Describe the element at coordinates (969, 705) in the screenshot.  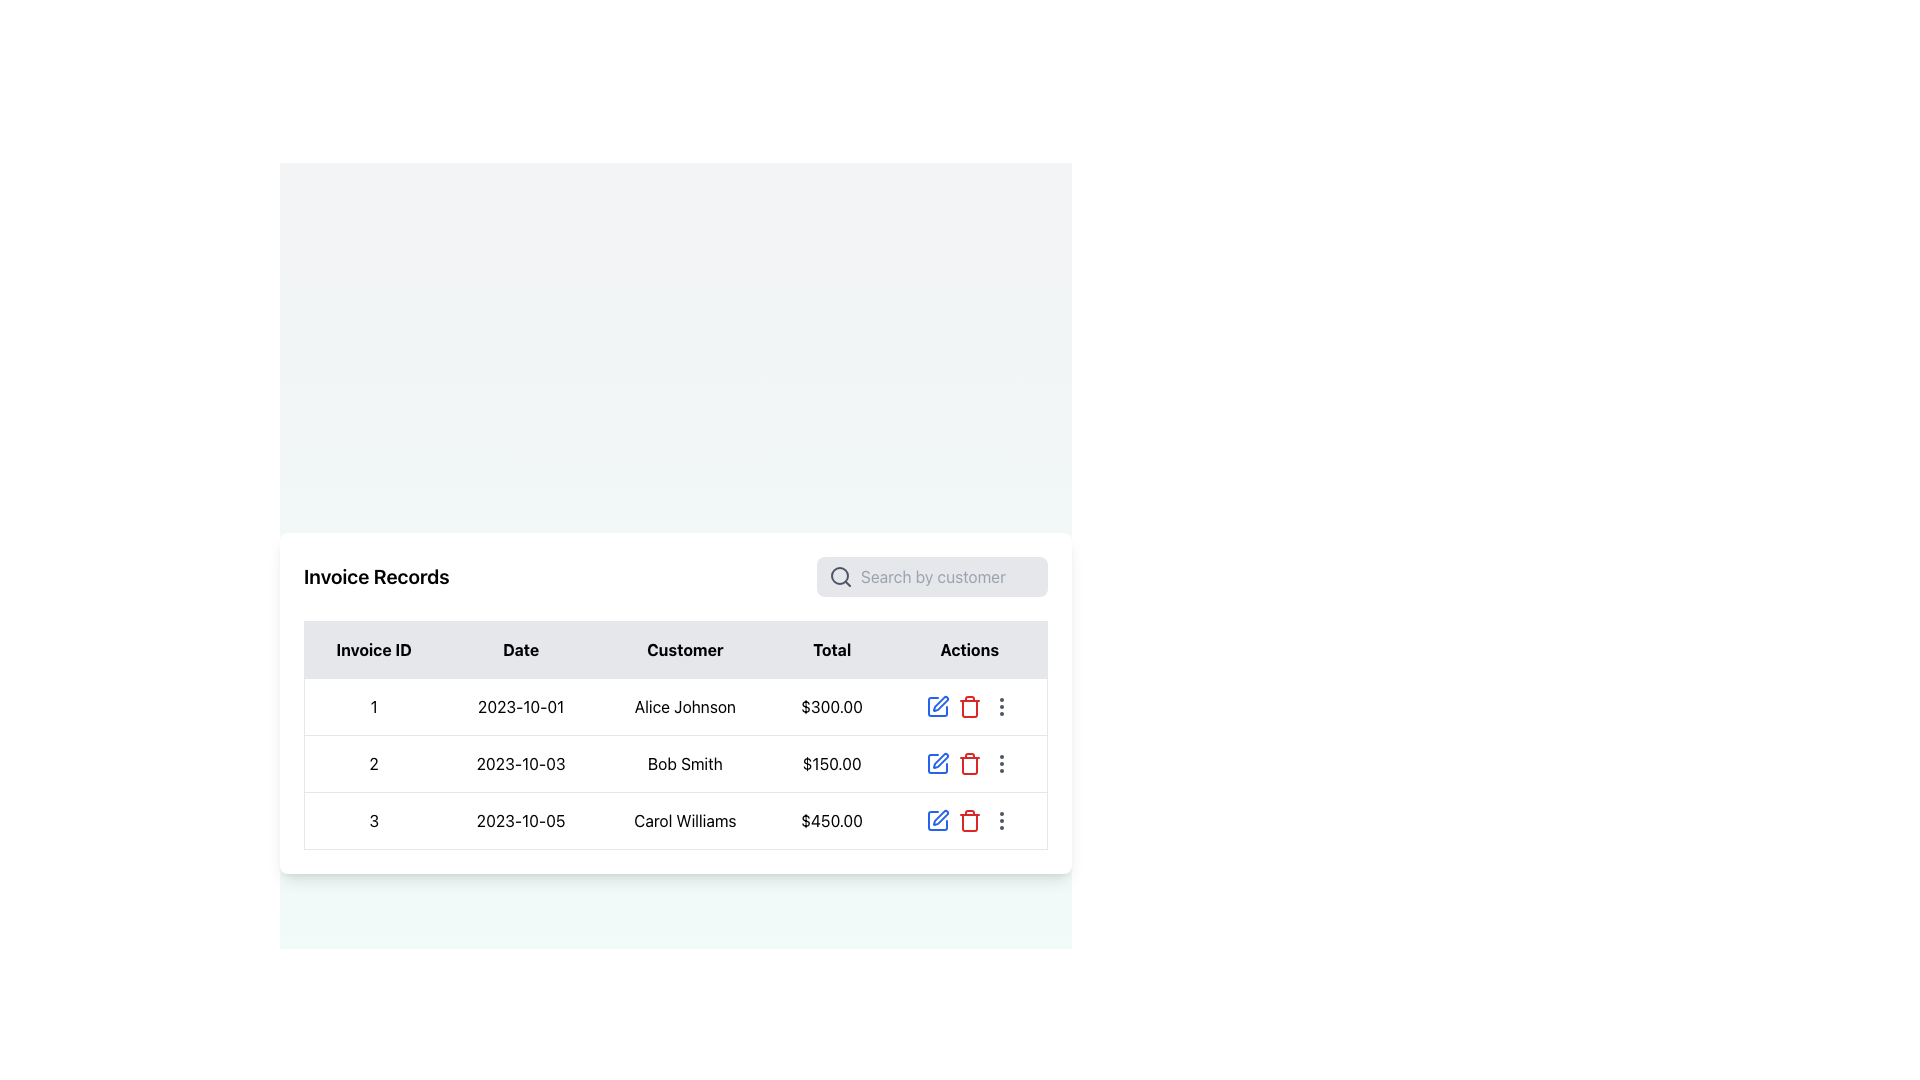
I see `the delete button for the row associated with the customer named 'Bob Smith' to trigger a hover effect` at that location.